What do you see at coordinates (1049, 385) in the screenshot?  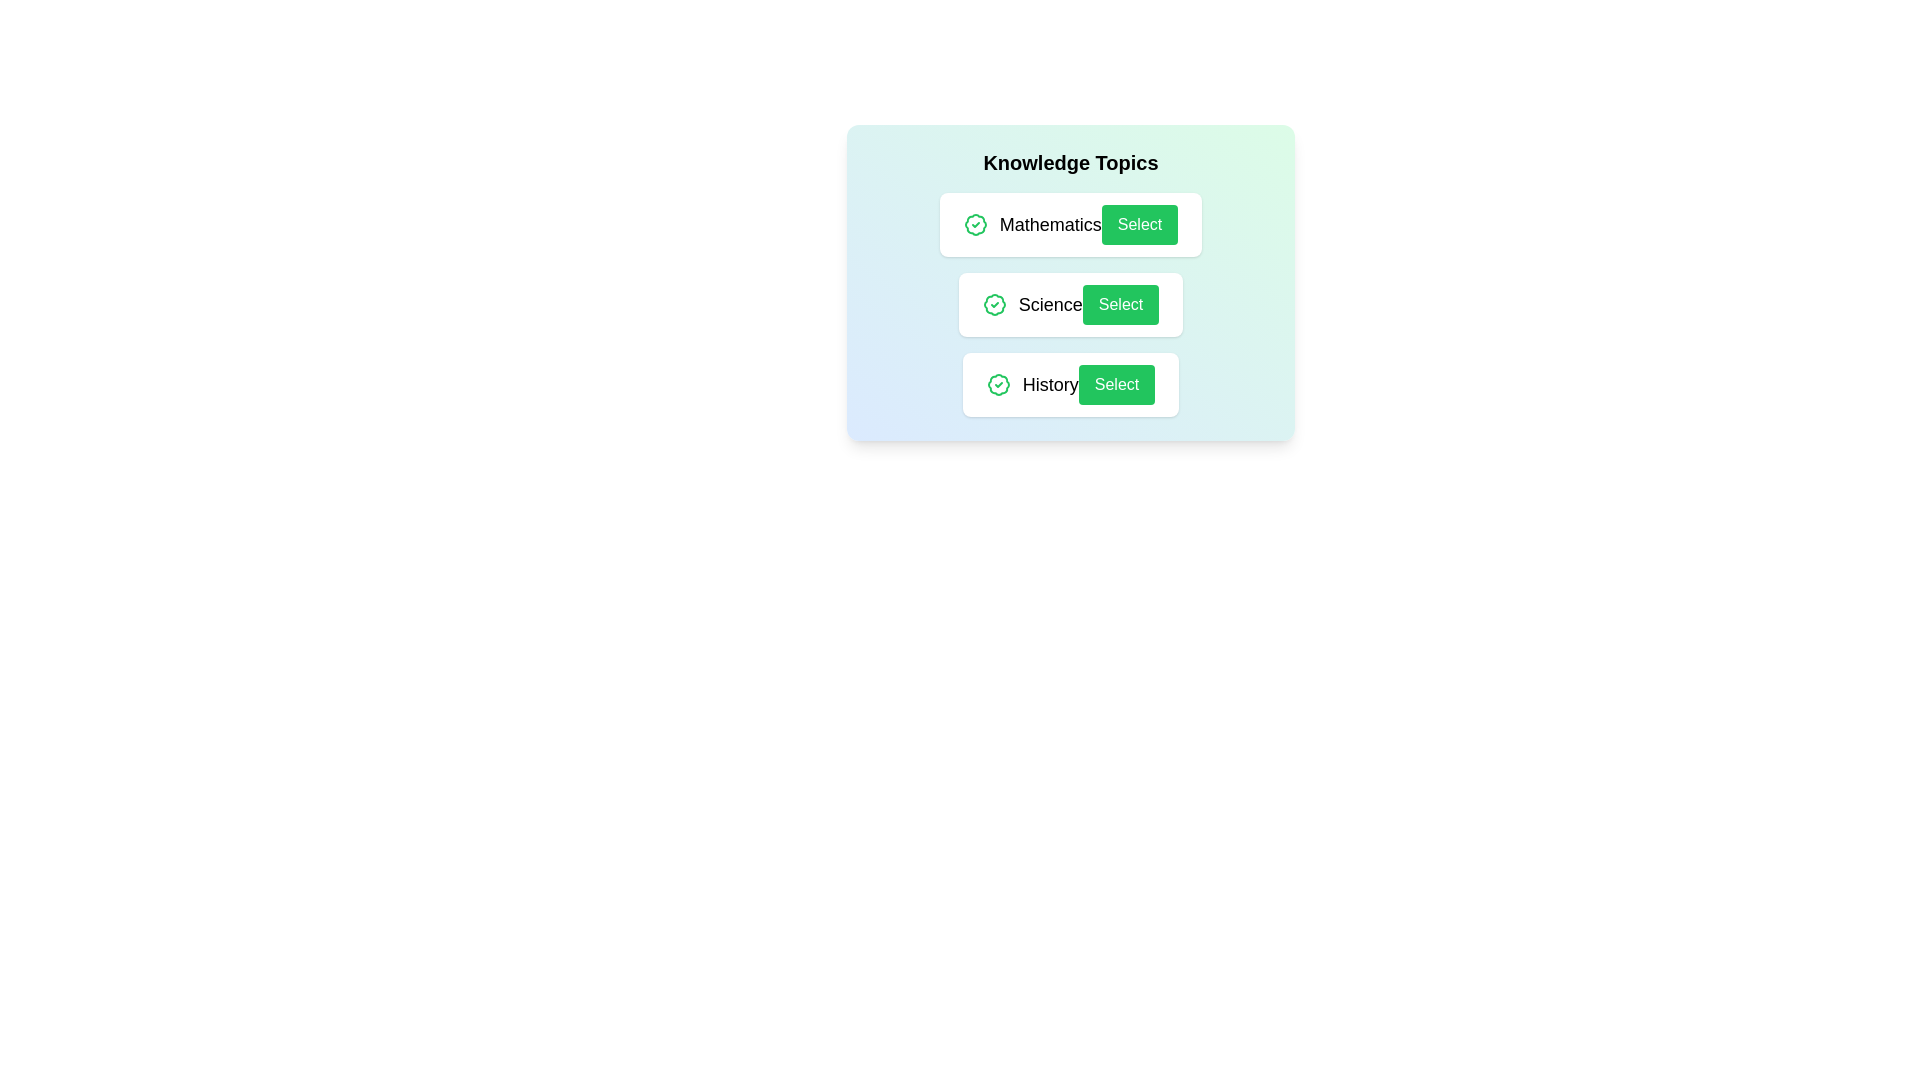 I see `the topic name History to focus or select it` at bounding box center [1049, 385].